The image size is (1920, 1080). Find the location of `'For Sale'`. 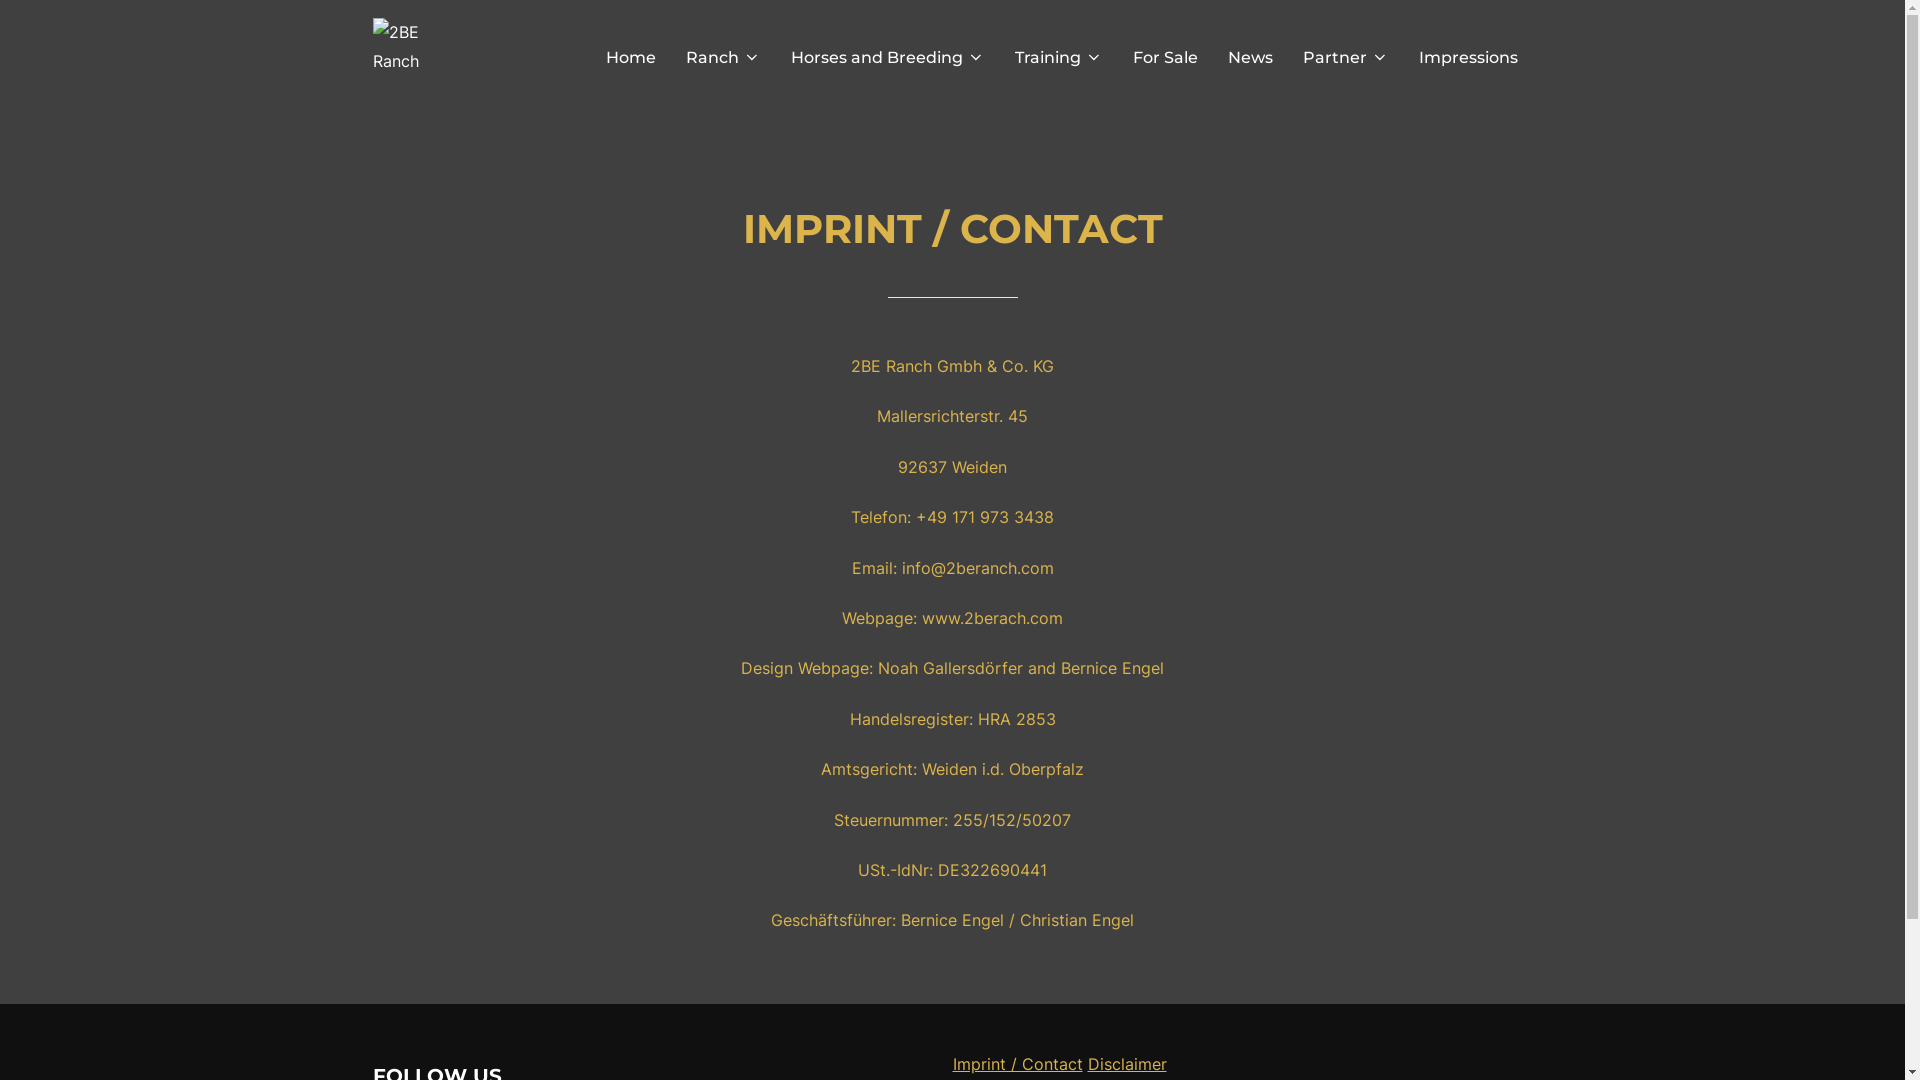

'For Sale' is located at coordinates (1164, 56).